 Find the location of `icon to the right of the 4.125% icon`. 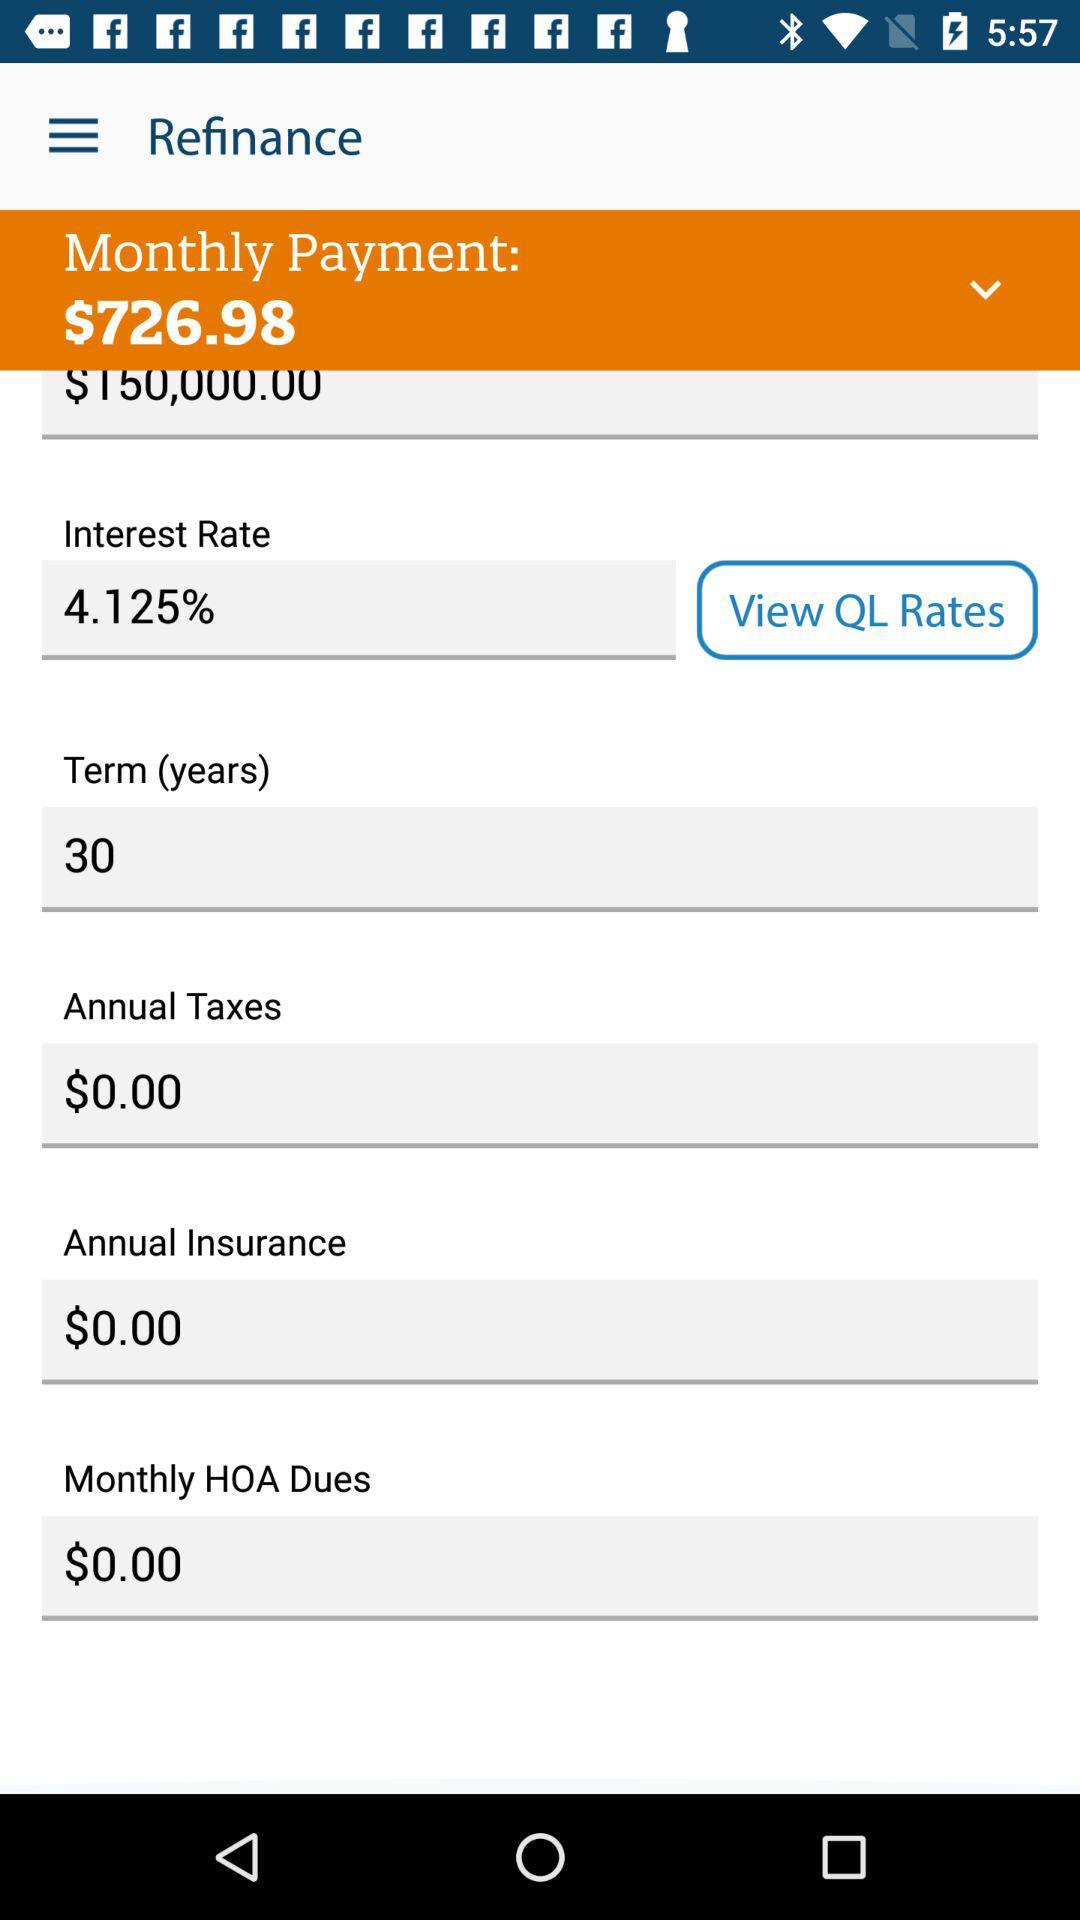

icon to the right of the 4.125% icon is located at coordinates (866, 609).